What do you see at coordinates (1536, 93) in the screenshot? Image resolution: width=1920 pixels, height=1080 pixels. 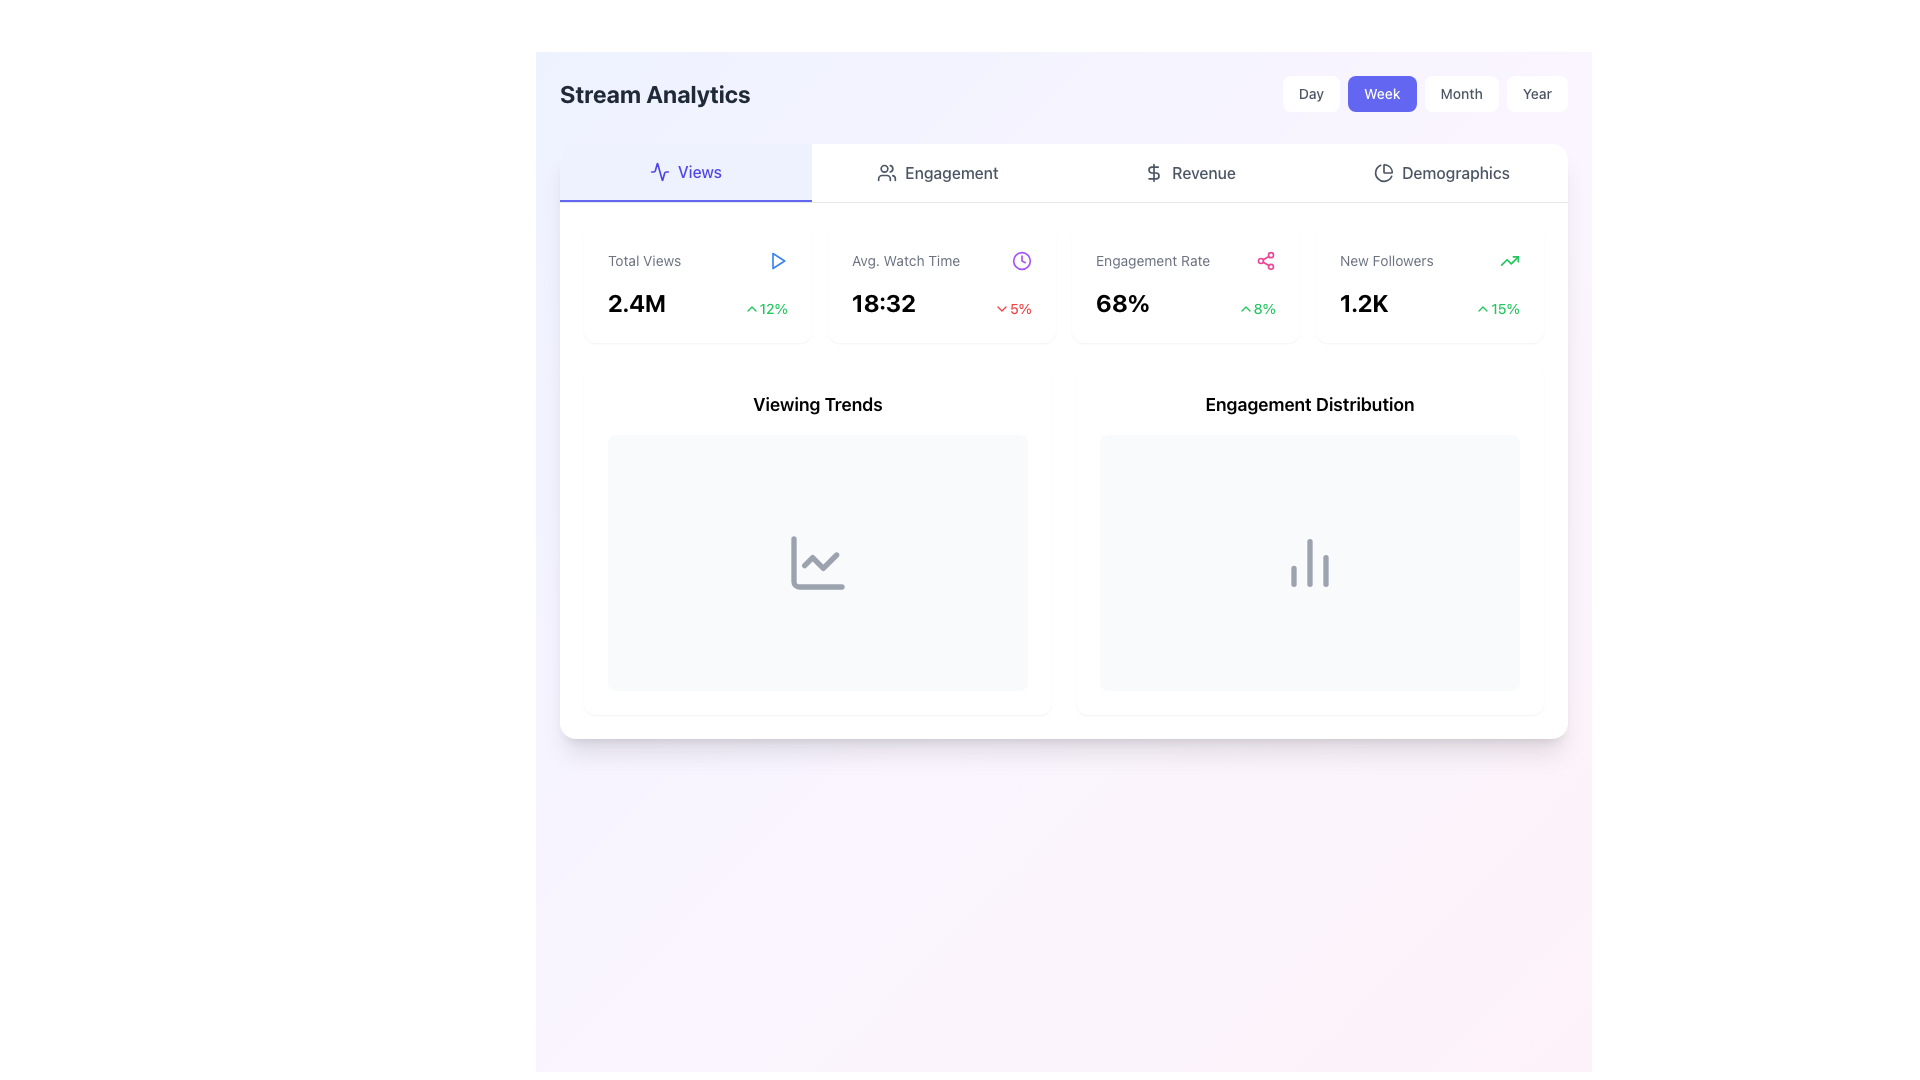 I see `the fourth button in the group` at bounding box center [1536, 93].